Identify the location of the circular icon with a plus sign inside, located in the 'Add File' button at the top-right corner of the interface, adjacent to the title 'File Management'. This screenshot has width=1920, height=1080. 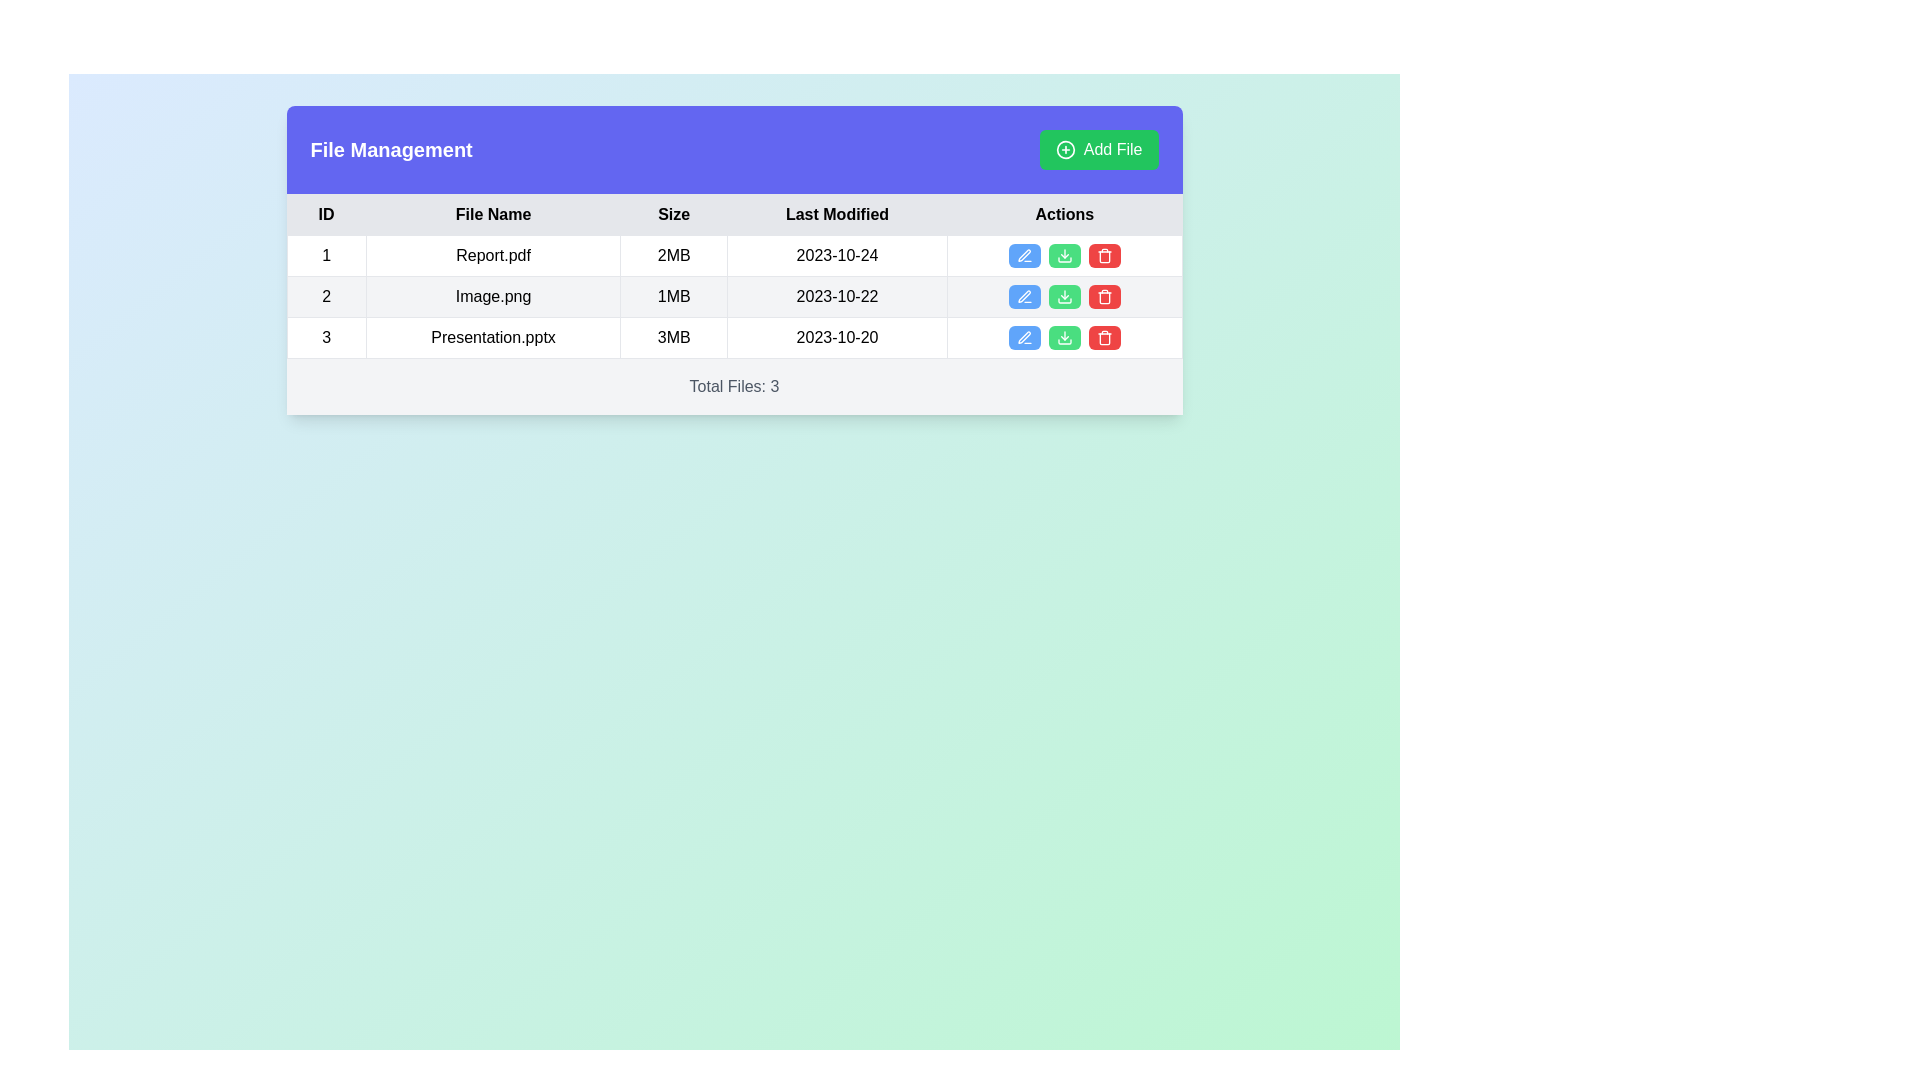
(1064, 149).